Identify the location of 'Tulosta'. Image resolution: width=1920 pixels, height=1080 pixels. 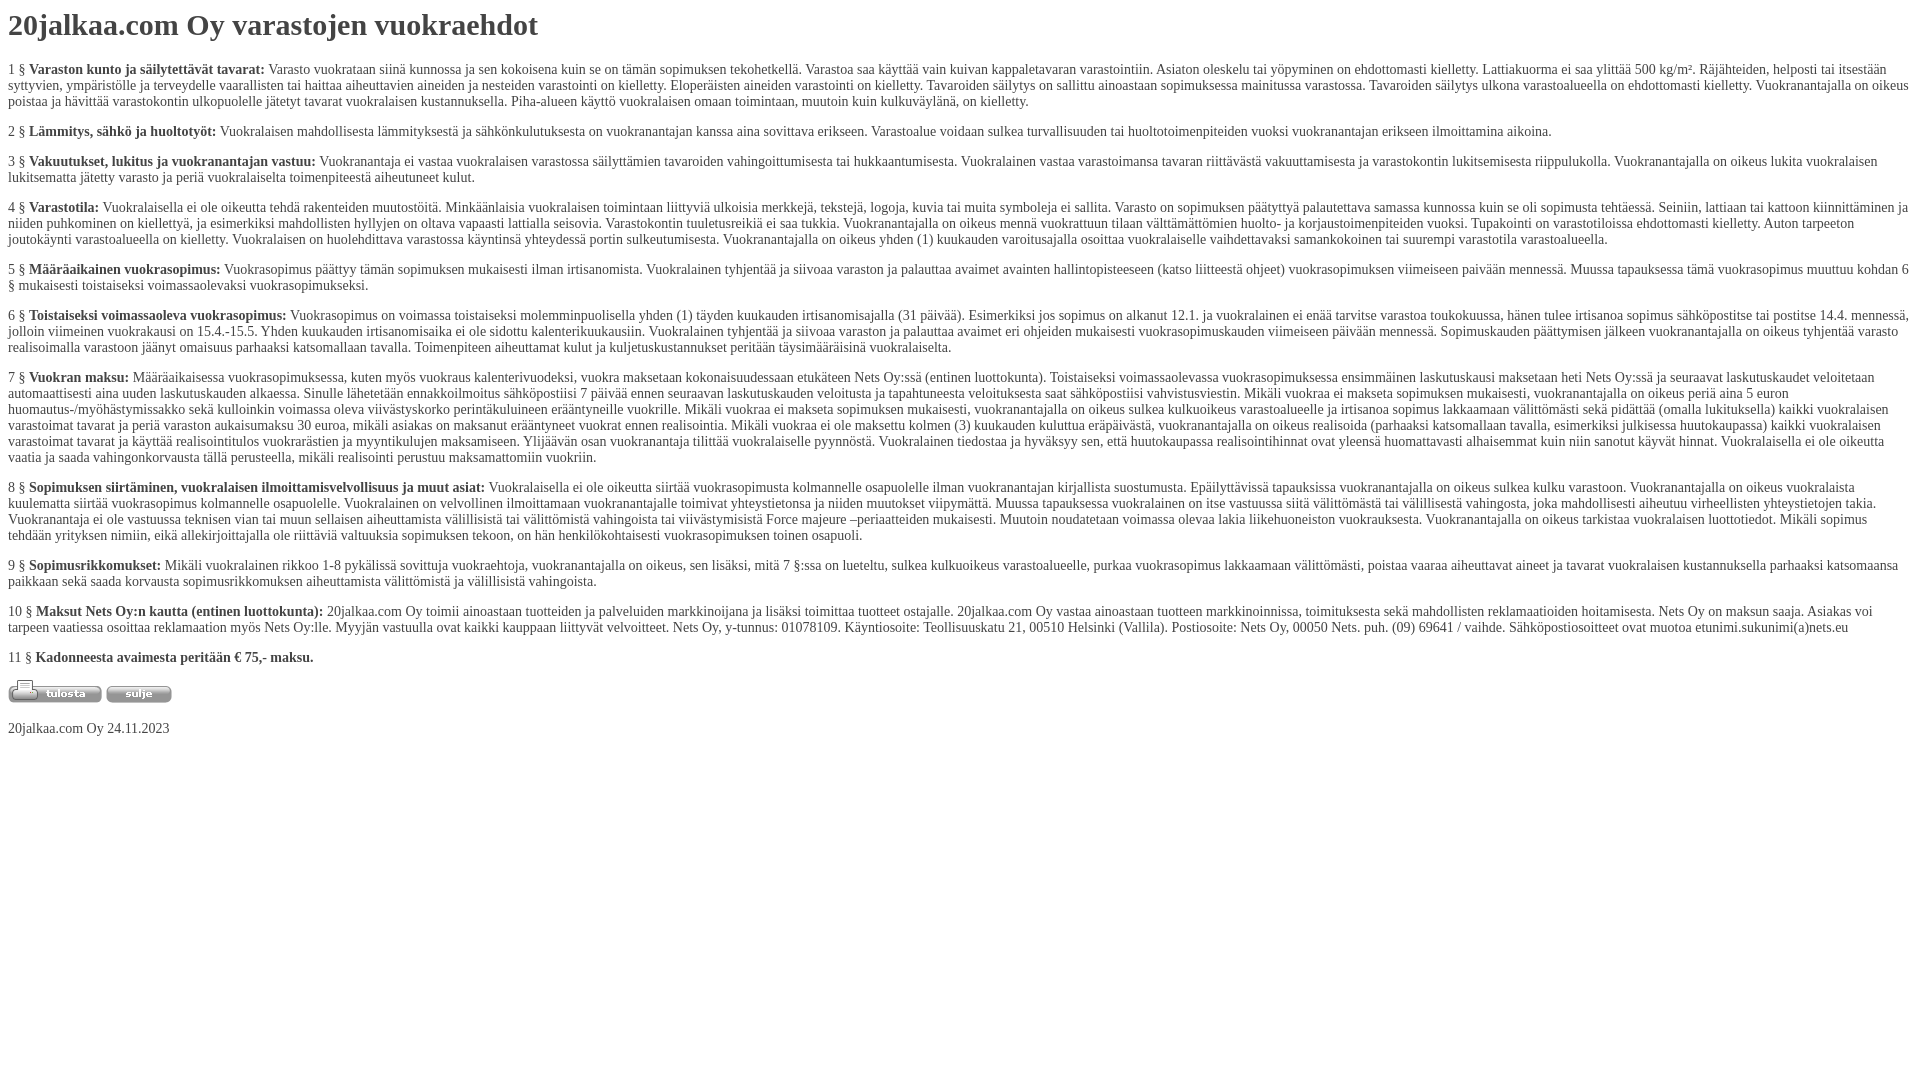
(54, 690).